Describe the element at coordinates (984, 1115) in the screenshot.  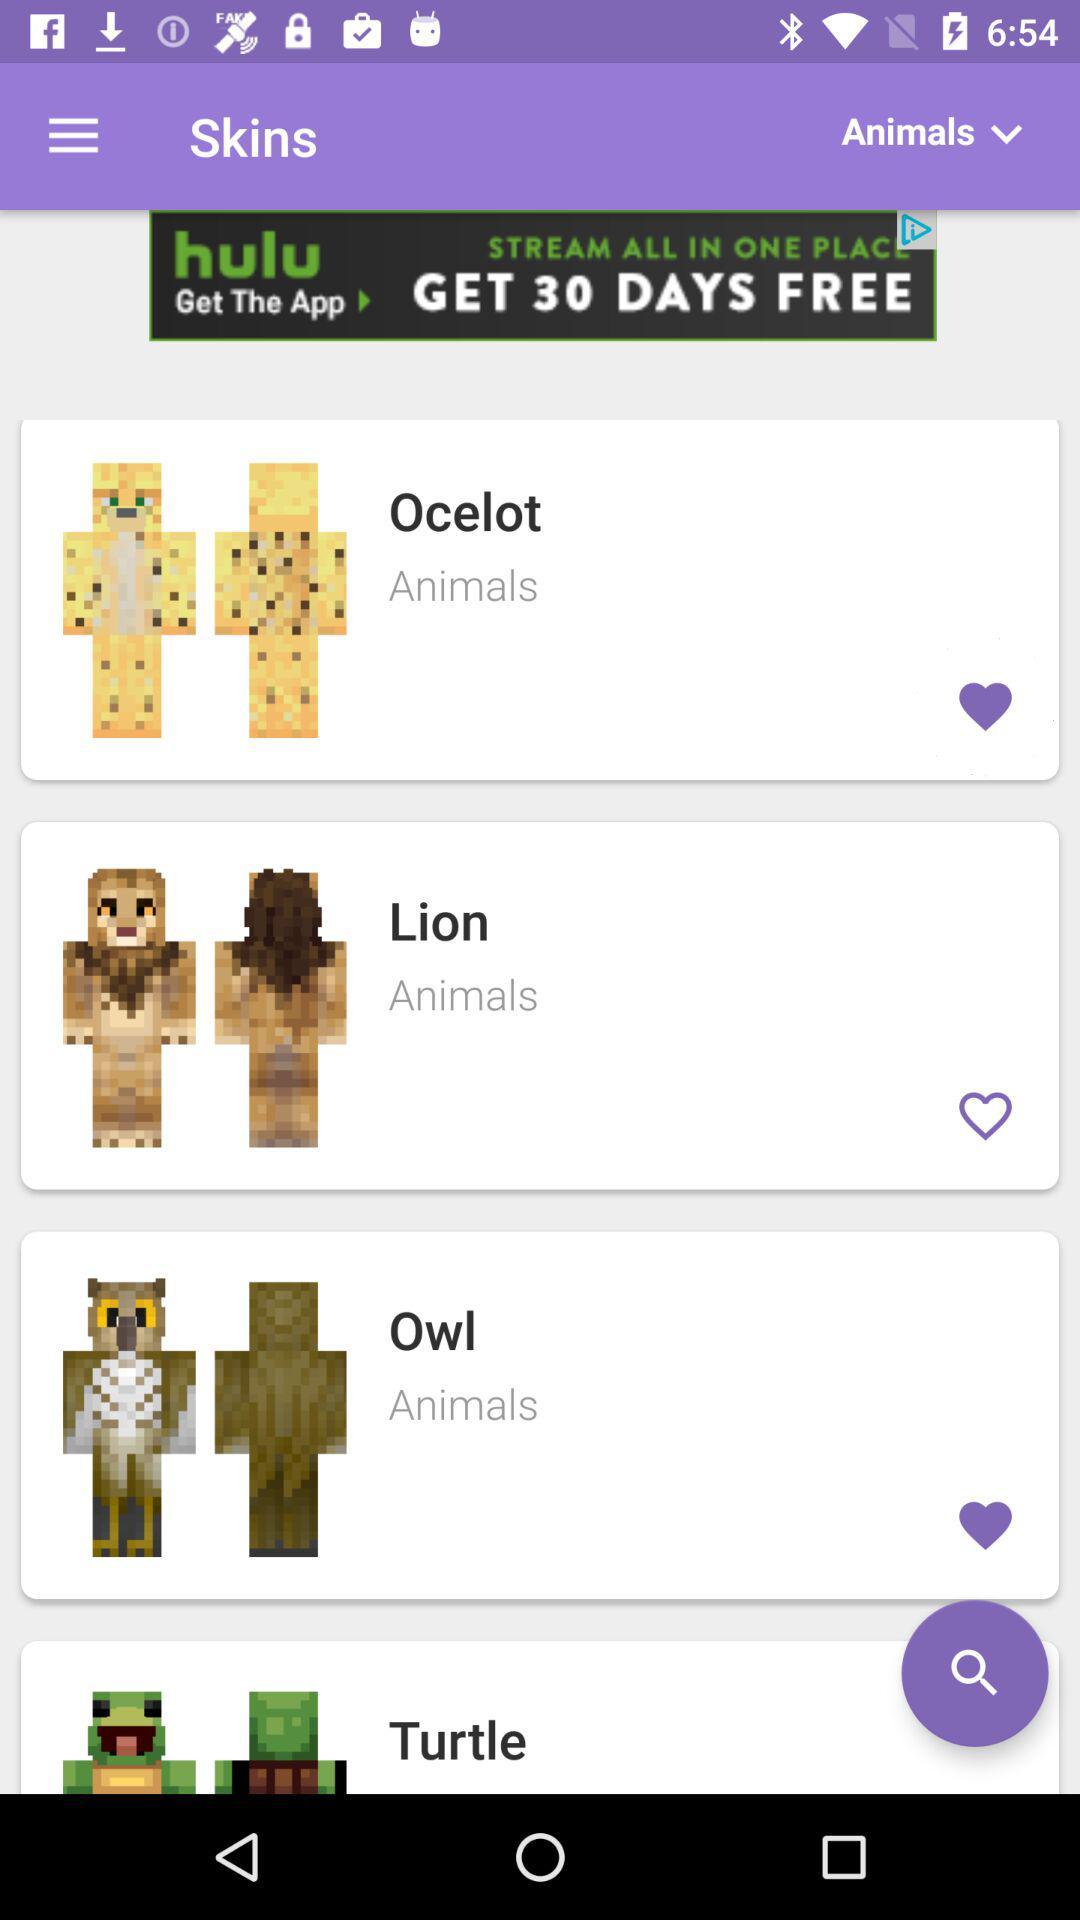
I see `the second  frames love icon` at that location.